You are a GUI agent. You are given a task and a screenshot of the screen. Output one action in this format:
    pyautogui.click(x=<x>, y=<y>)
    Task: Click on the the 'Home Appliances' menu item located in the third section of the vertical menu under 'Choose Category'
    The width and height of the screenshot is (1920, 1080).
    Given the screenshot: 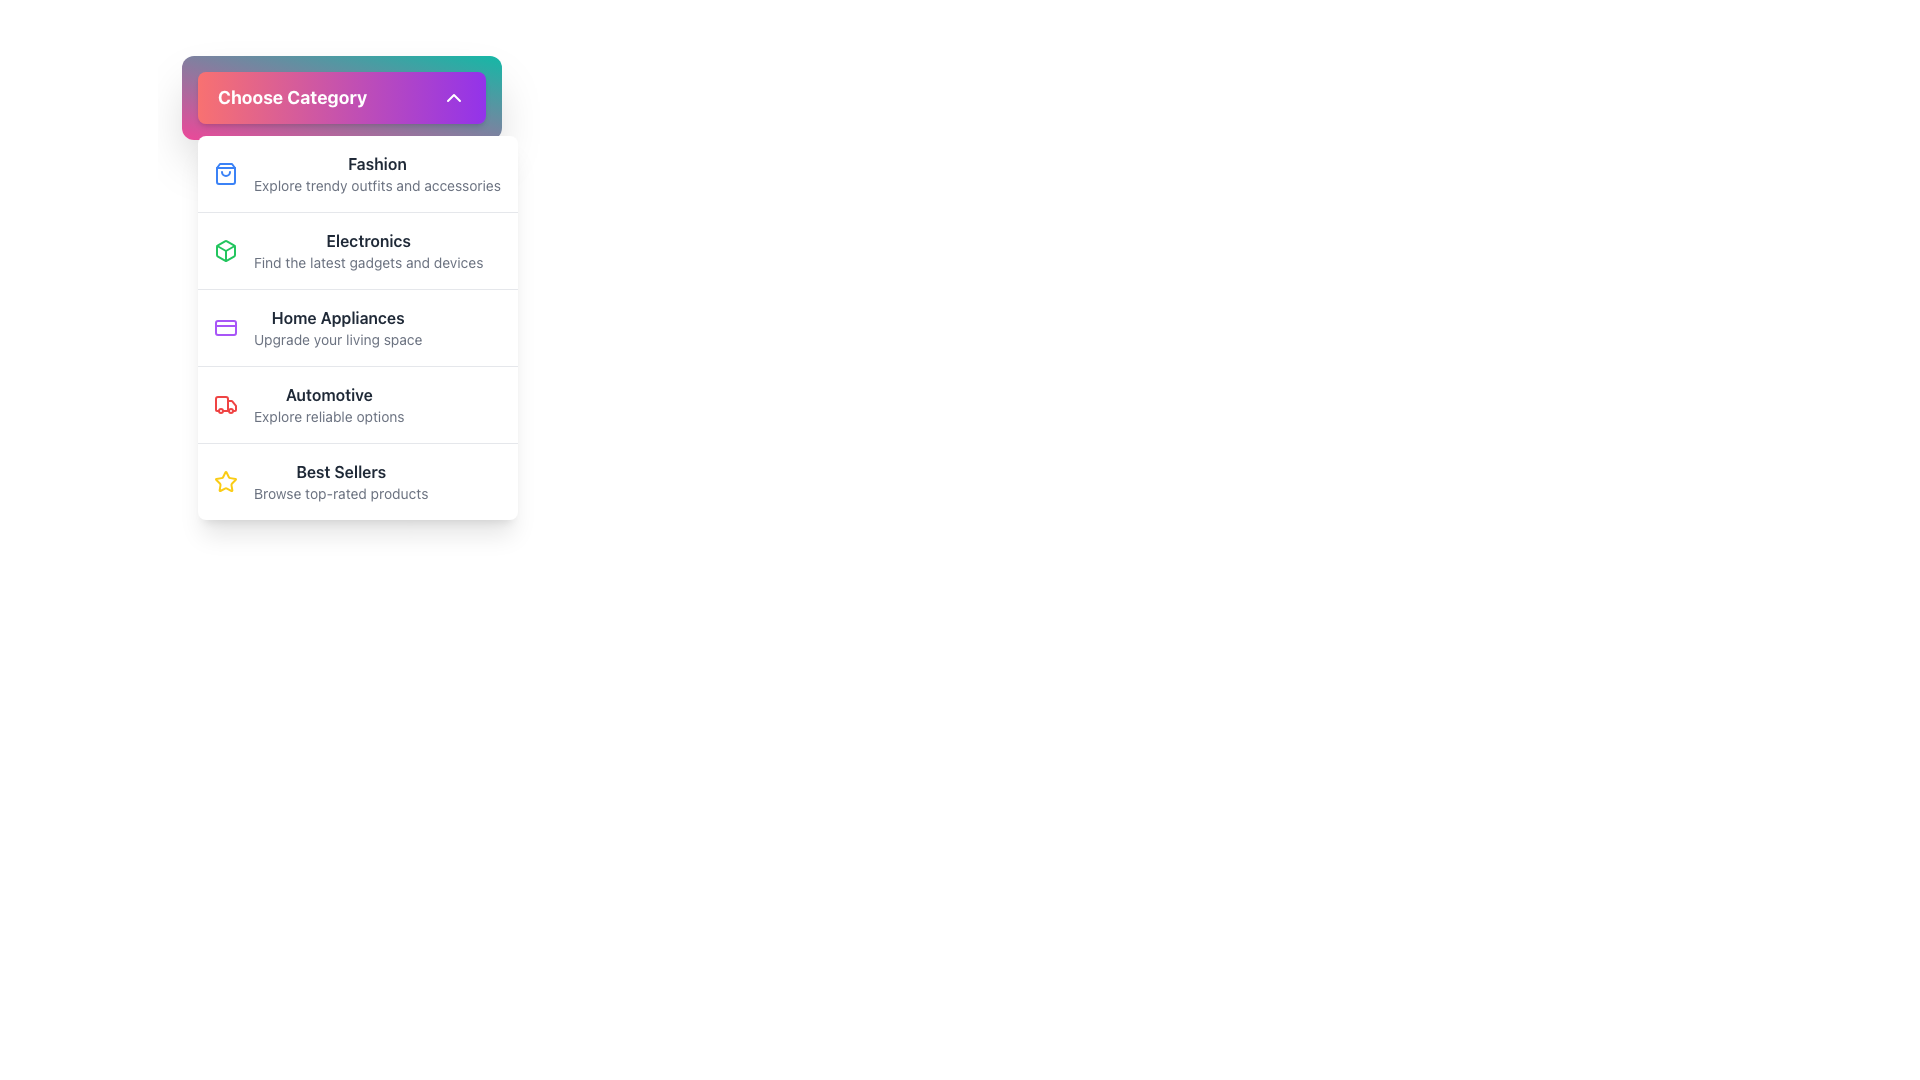 What is the action you would take?
    pyautogui.click(x=358, y=326)
    